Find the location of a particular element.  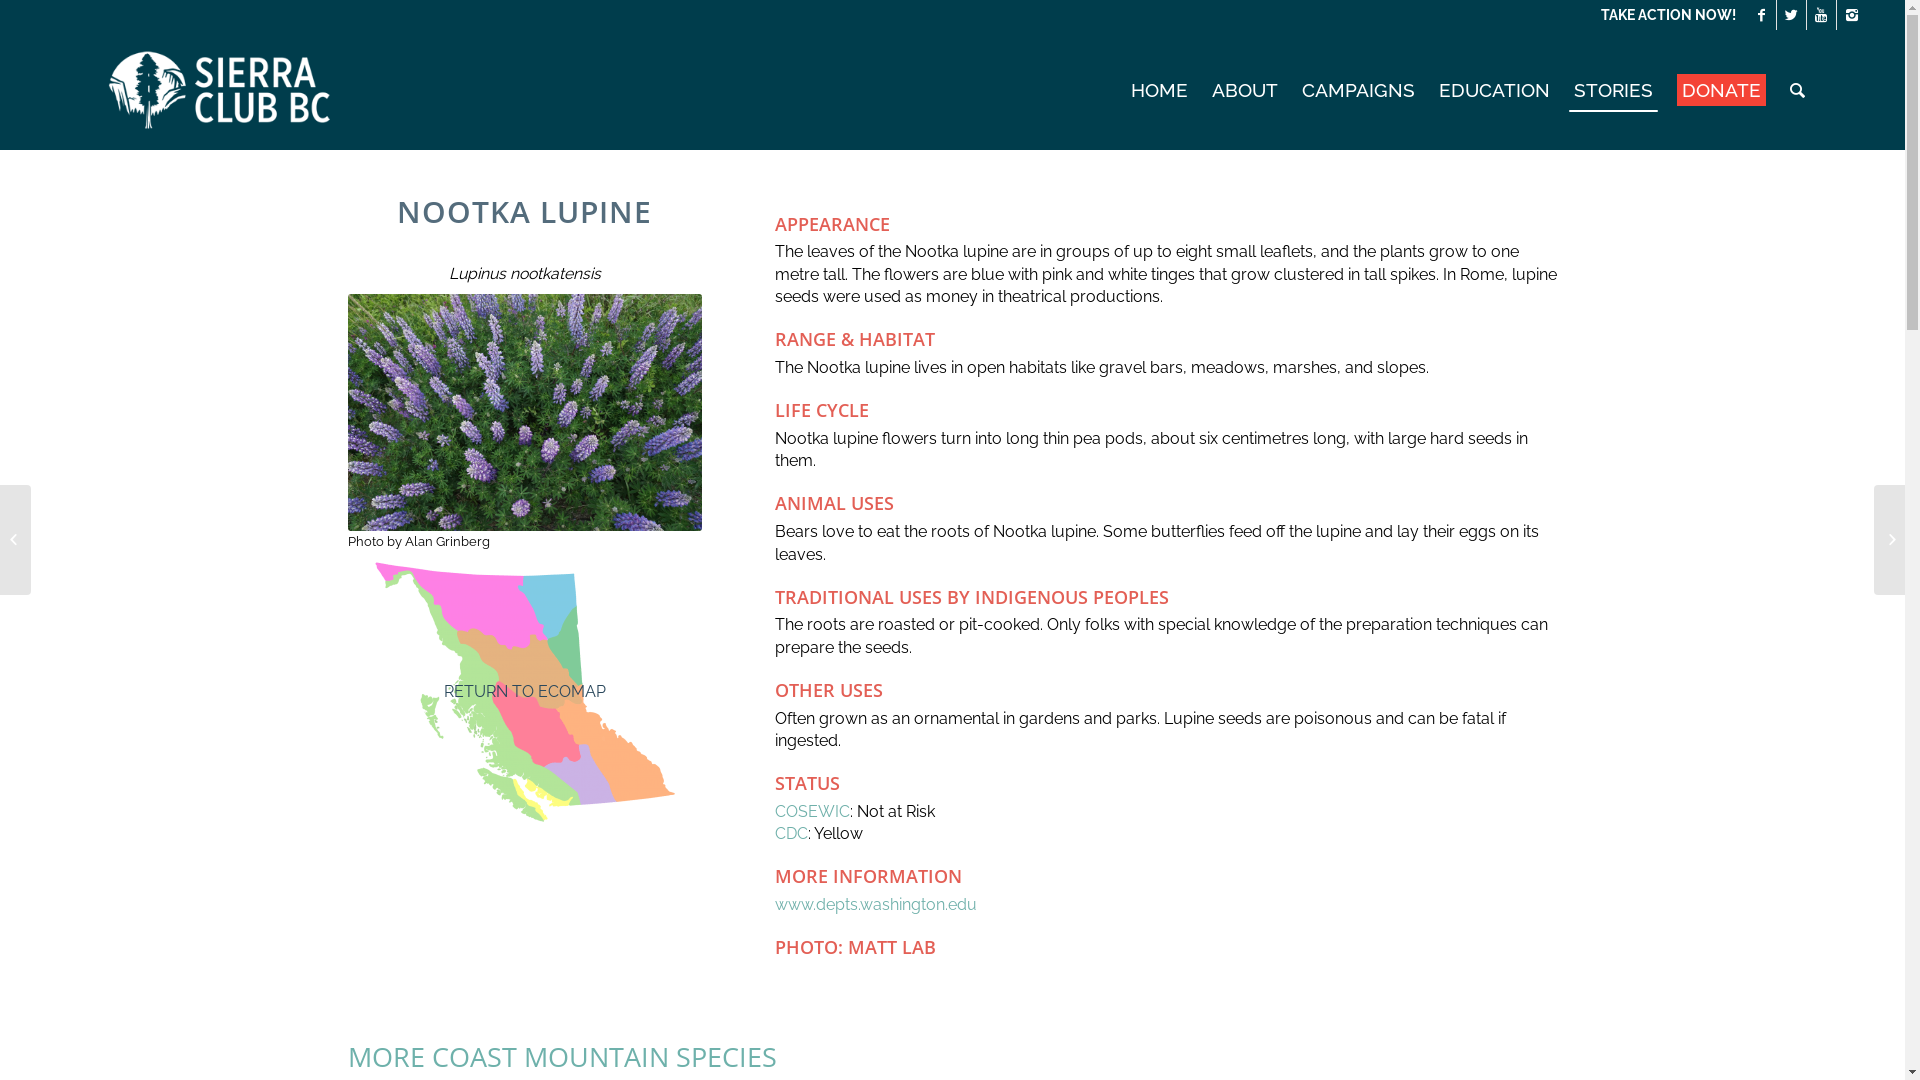

'CAMPAIGNS' is located at coordinates (1358, 88).